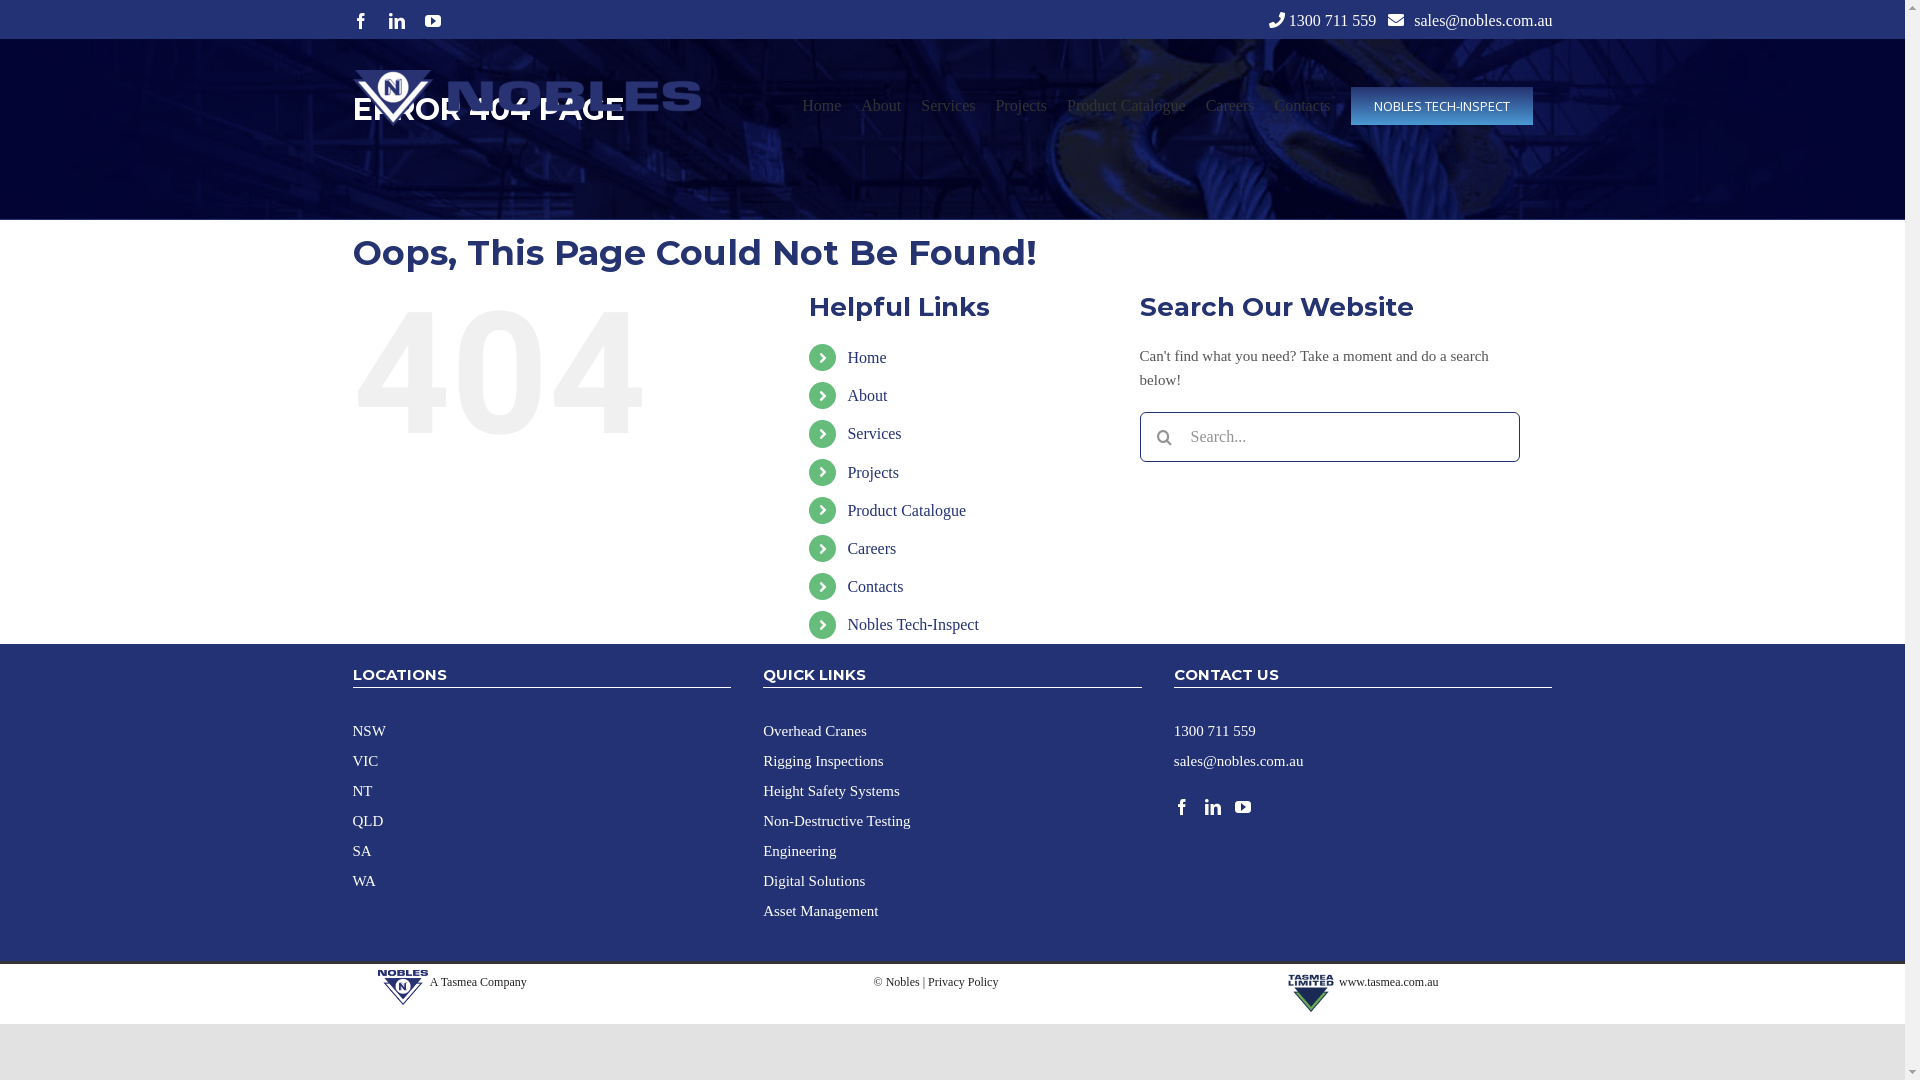 The height and width of the screenshot is (1080, 1920). Describe the element at coordinates (873, 472) in the screenshot. I see `'Projects'` at that location.